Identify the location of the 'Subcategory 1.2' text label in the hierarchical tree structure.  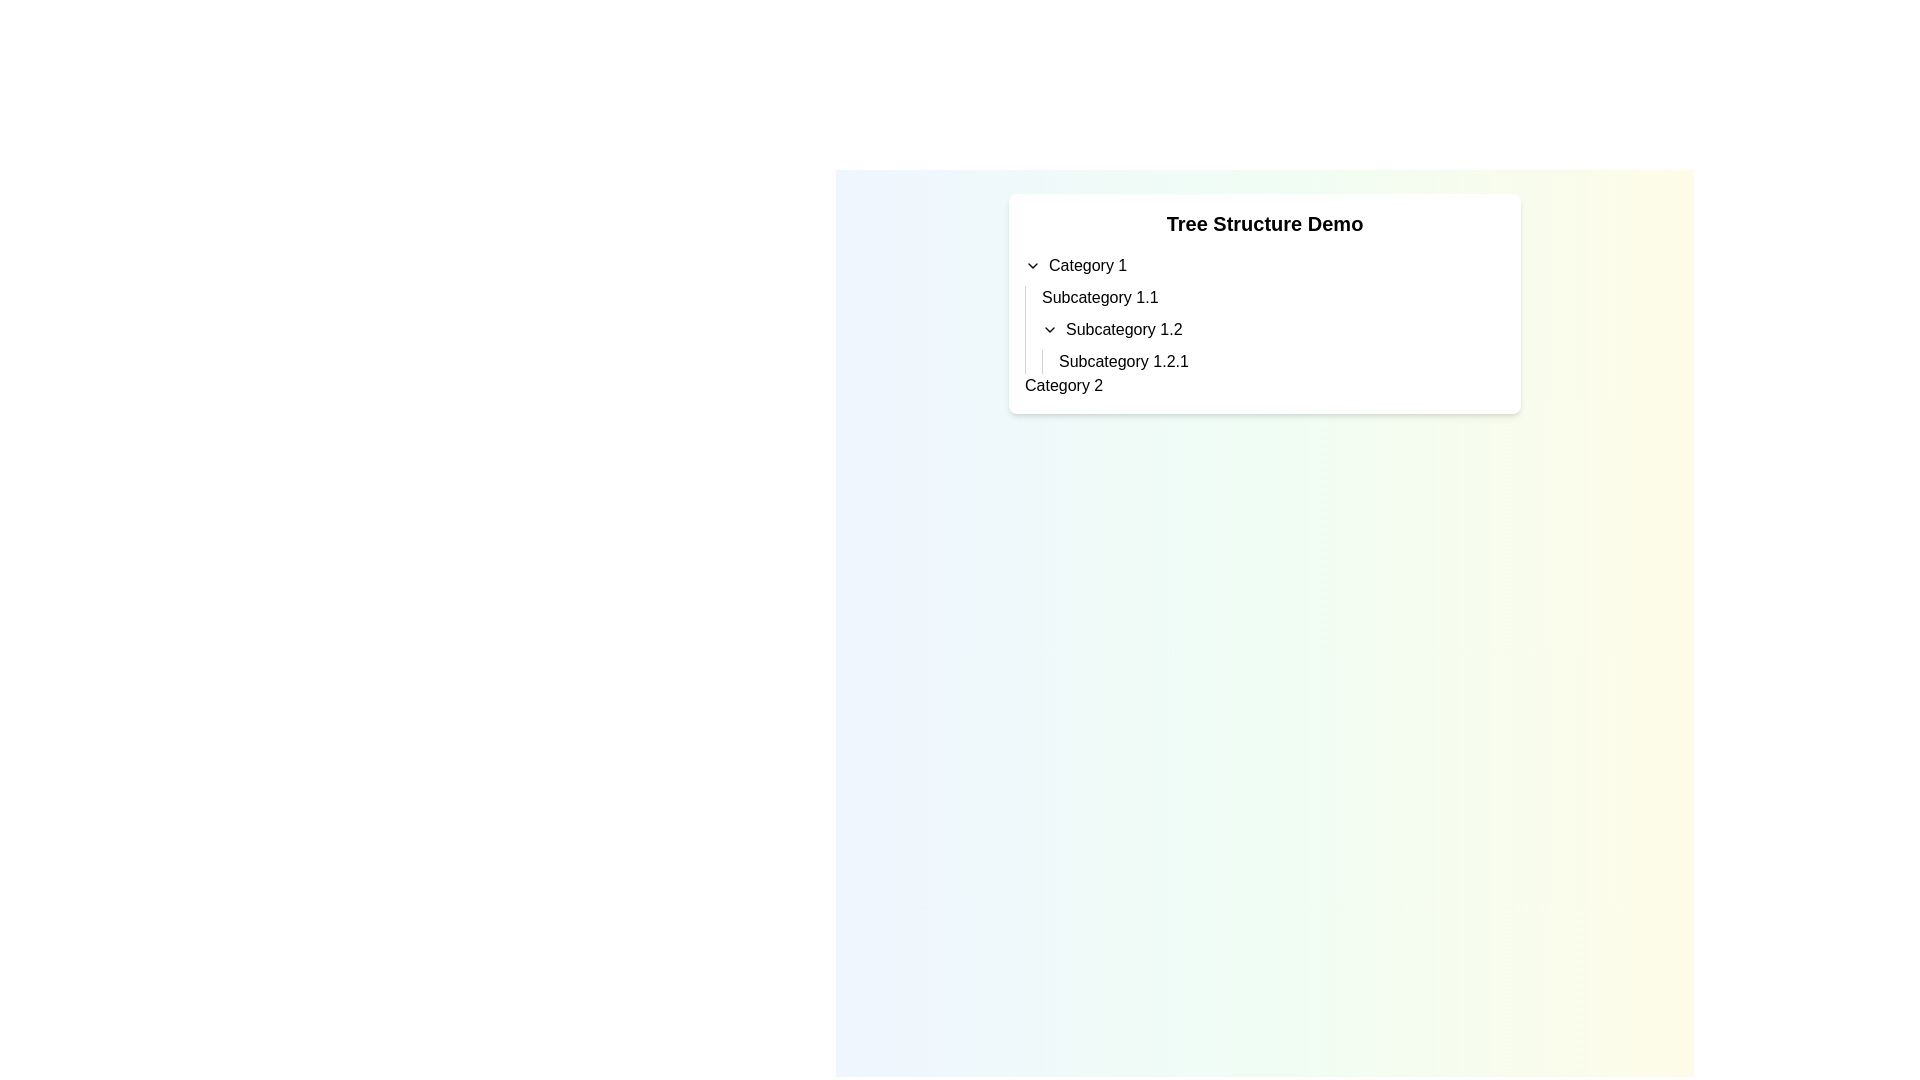
(1124, 329).